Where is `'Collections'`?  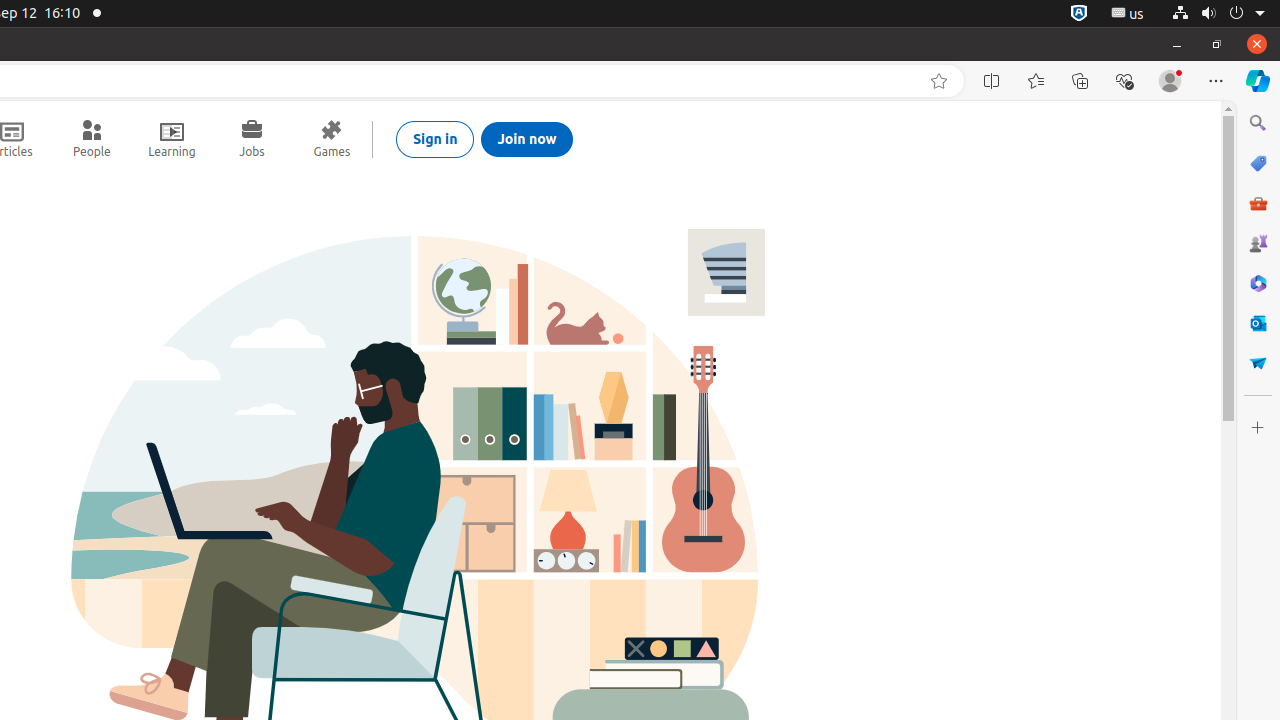
'Collections' is located at coordinates (1079, 80).